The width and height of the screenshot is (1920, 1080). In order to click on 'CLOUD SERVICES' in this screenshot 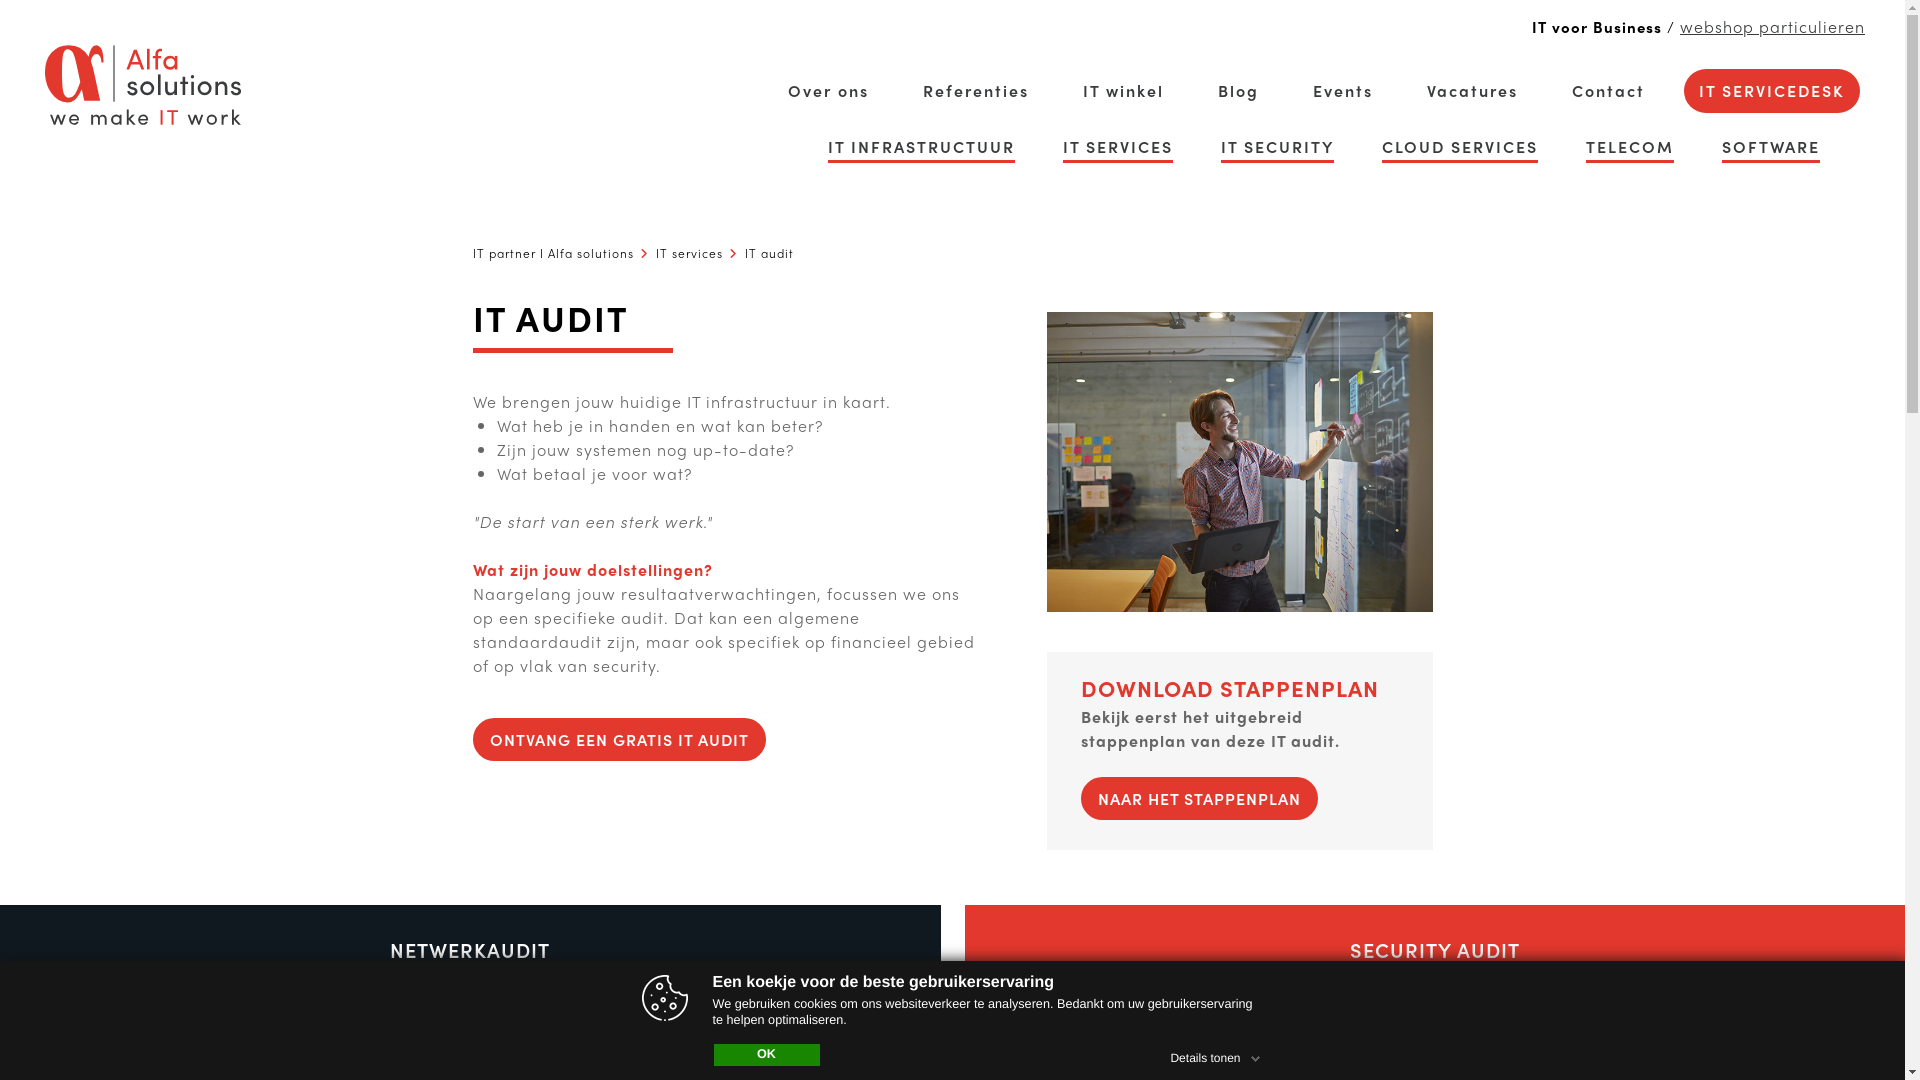, I will do `click(1459, 145)`.